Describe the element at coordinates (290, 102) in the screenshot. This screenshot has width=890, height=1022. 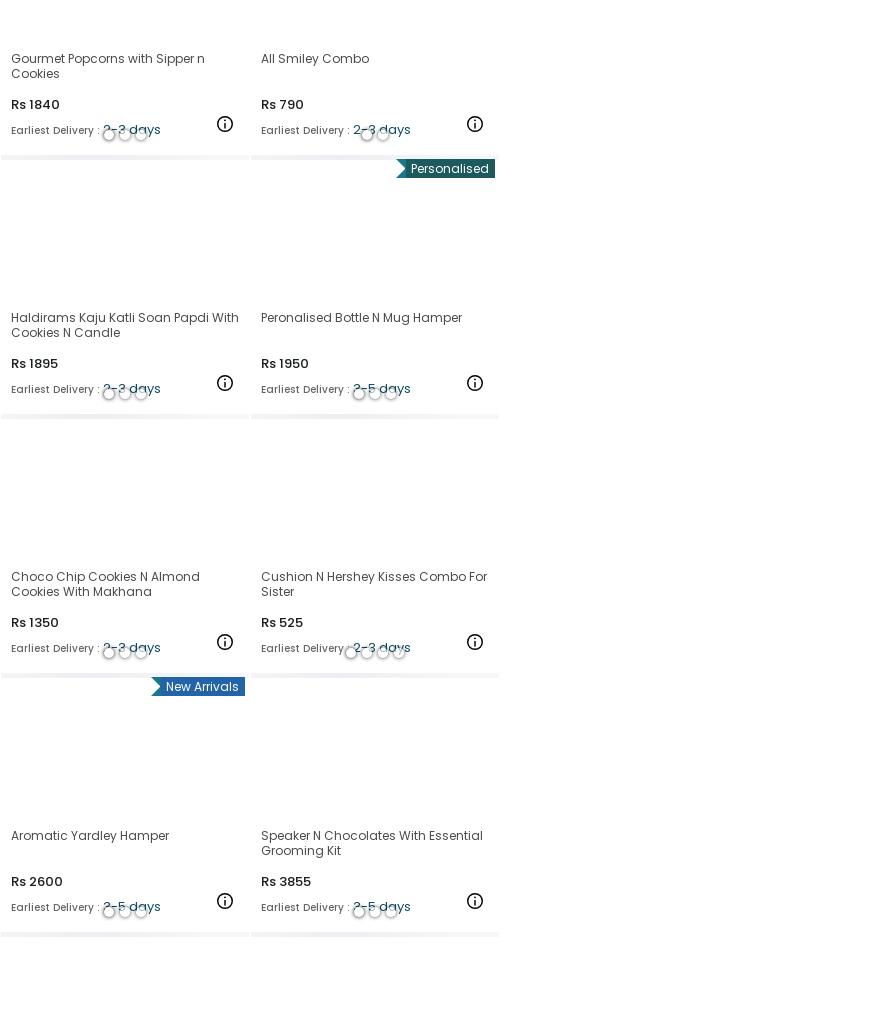
I see `'790'` at that location.